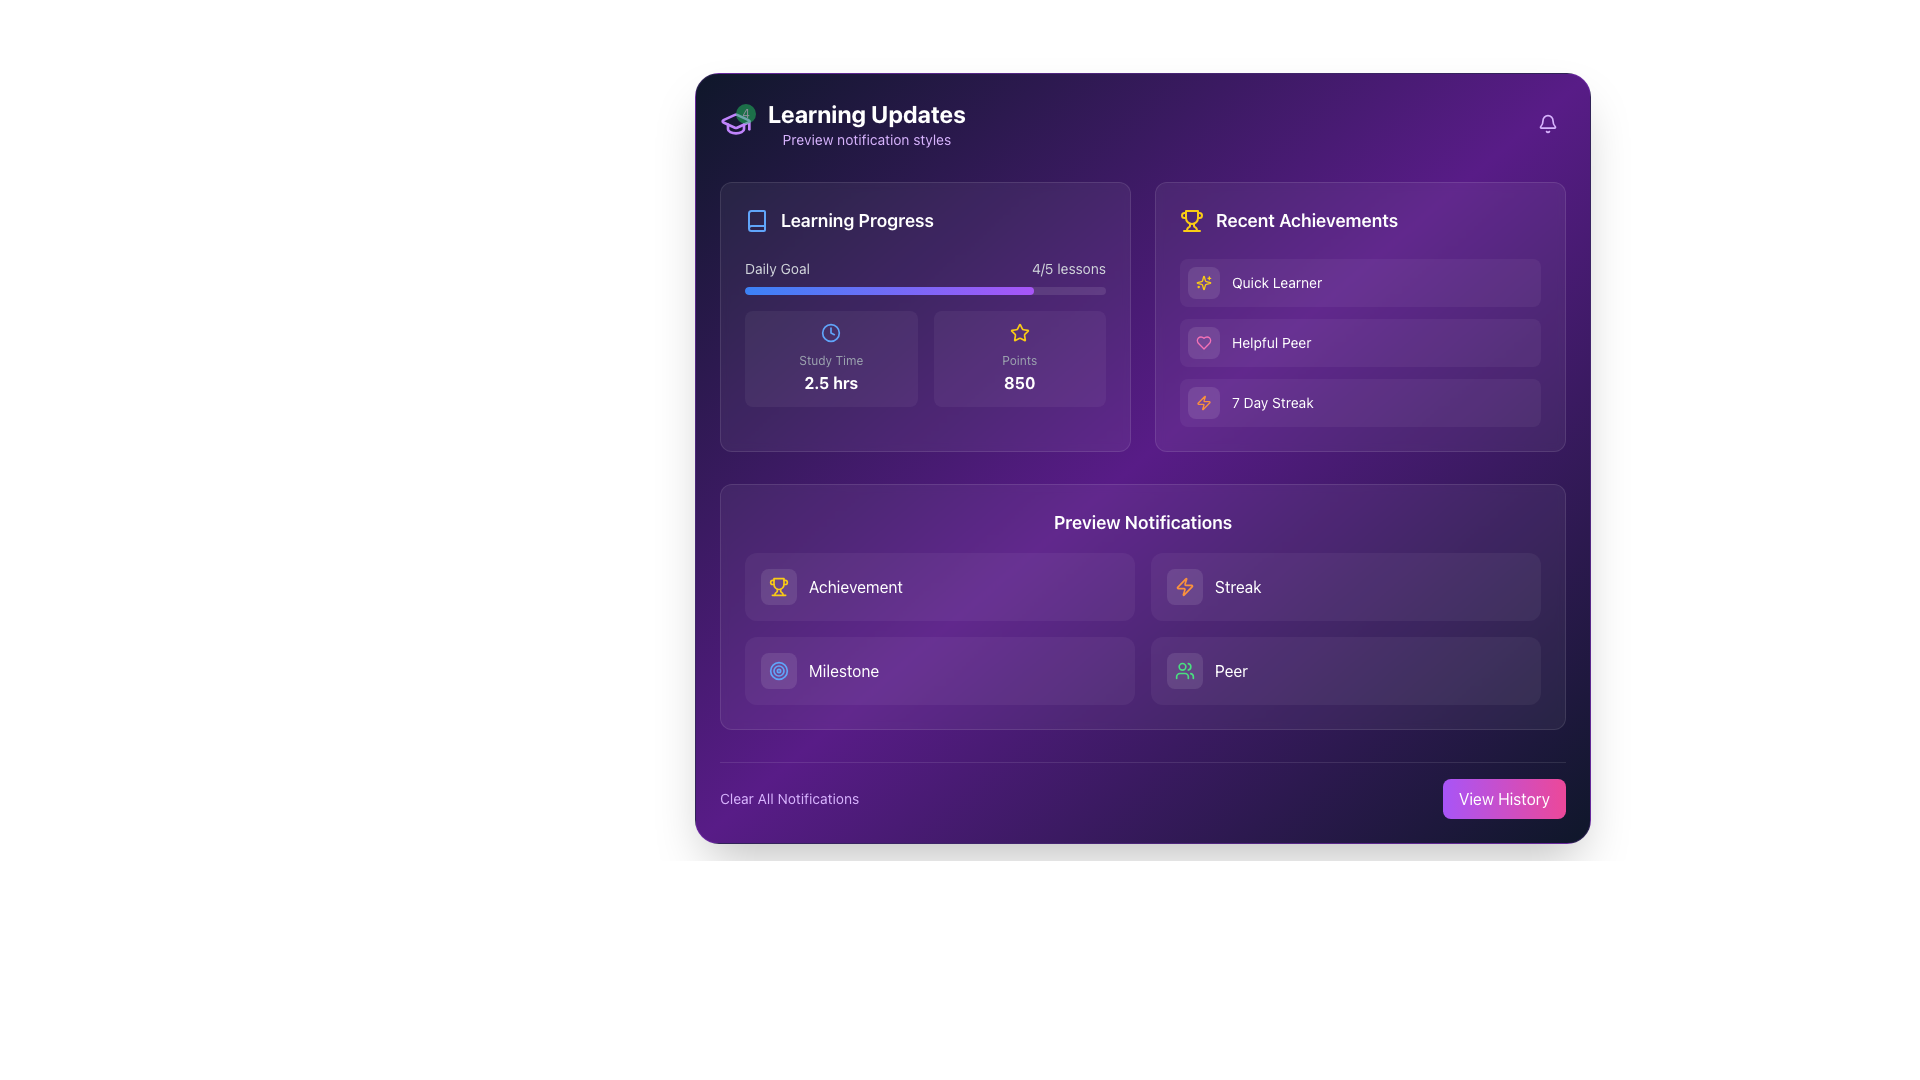 The height and width of the screenshot is (1080, 1920). Describe the element at coordinates (855, 585) in the screenshot. I see `the text label indicating the purpose of the 'Achievement' card in the 'Preview Notifications' section to potentially reveal additional information` at that location.